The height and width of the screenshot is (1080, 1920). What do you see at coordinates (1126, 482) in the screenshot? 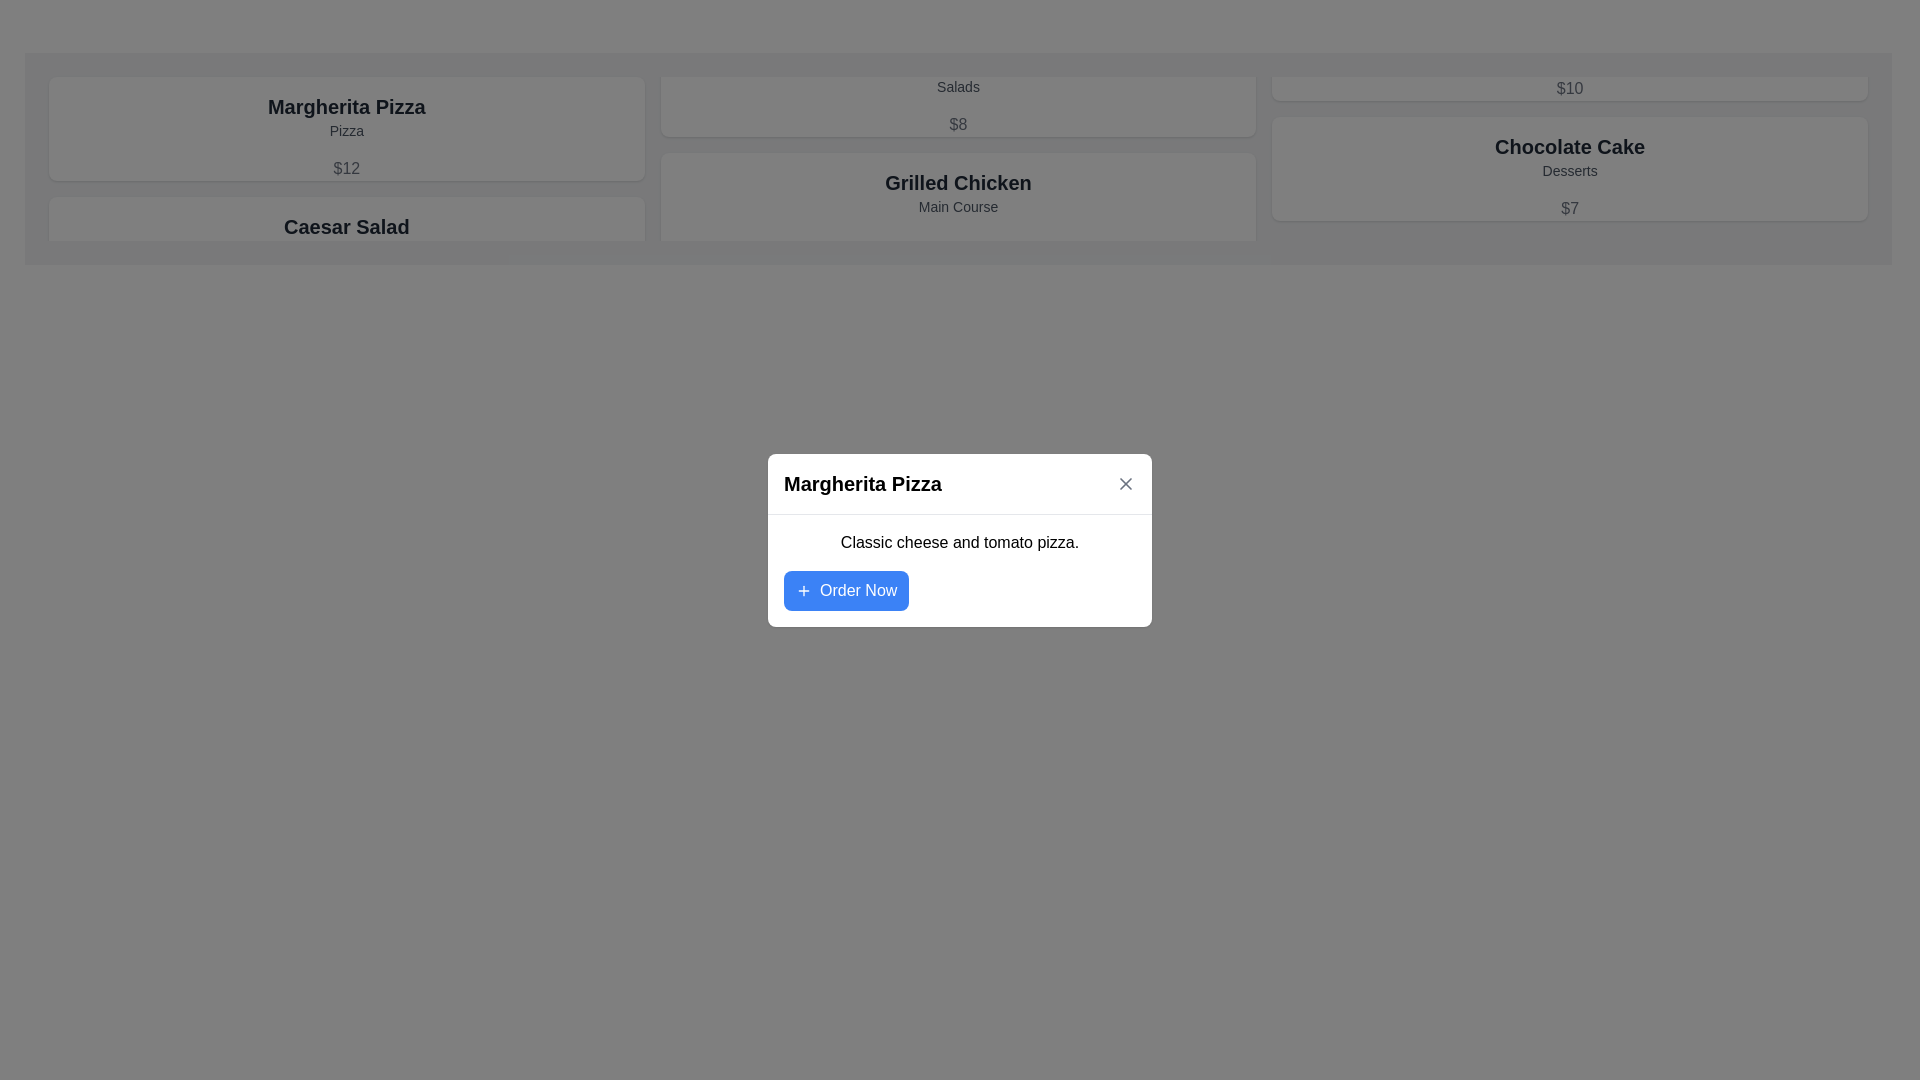
I see `the close button represented by a small 'X' icon in the top-right corner of the modal displaying 'Margherita Pizza'` at bounding box center [1126, 482].